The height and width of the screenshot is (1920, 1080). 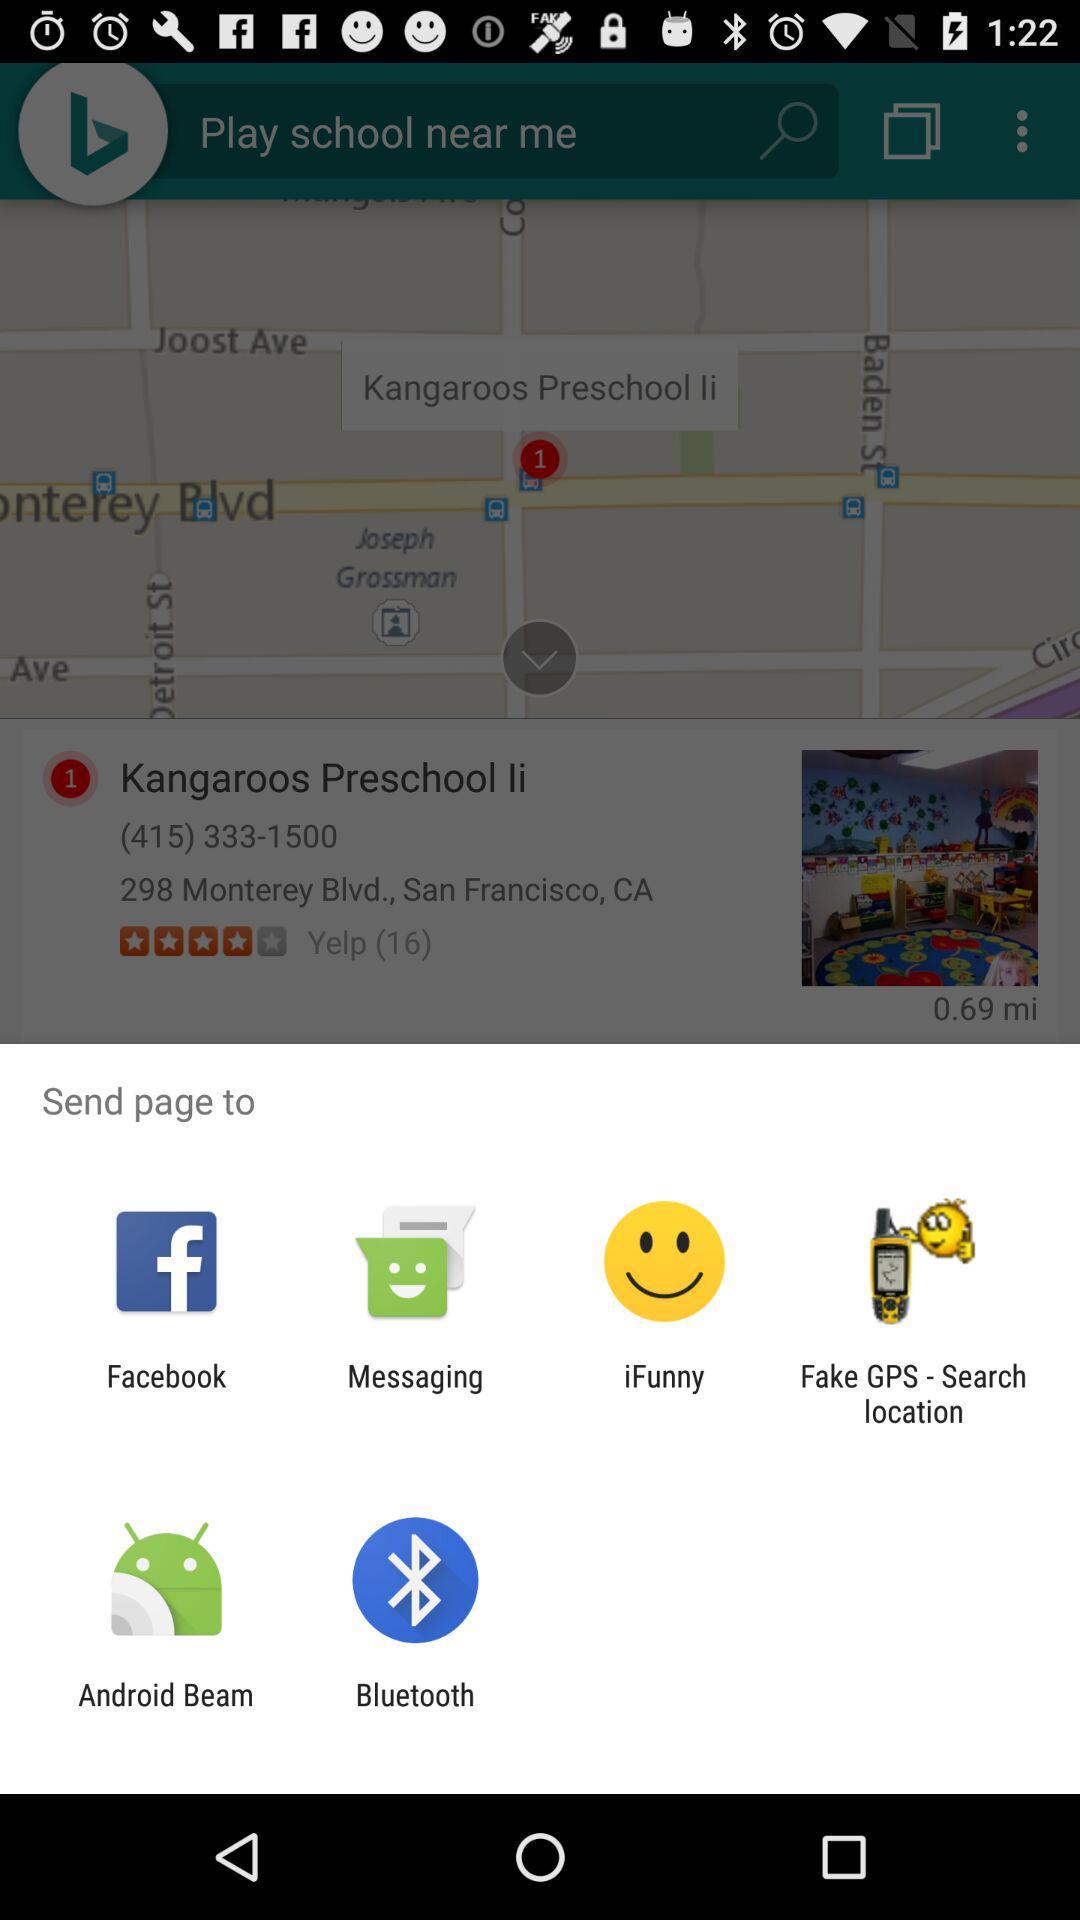 I want to click on icon to the left of messaging icon, so click(x=165, y=1392).